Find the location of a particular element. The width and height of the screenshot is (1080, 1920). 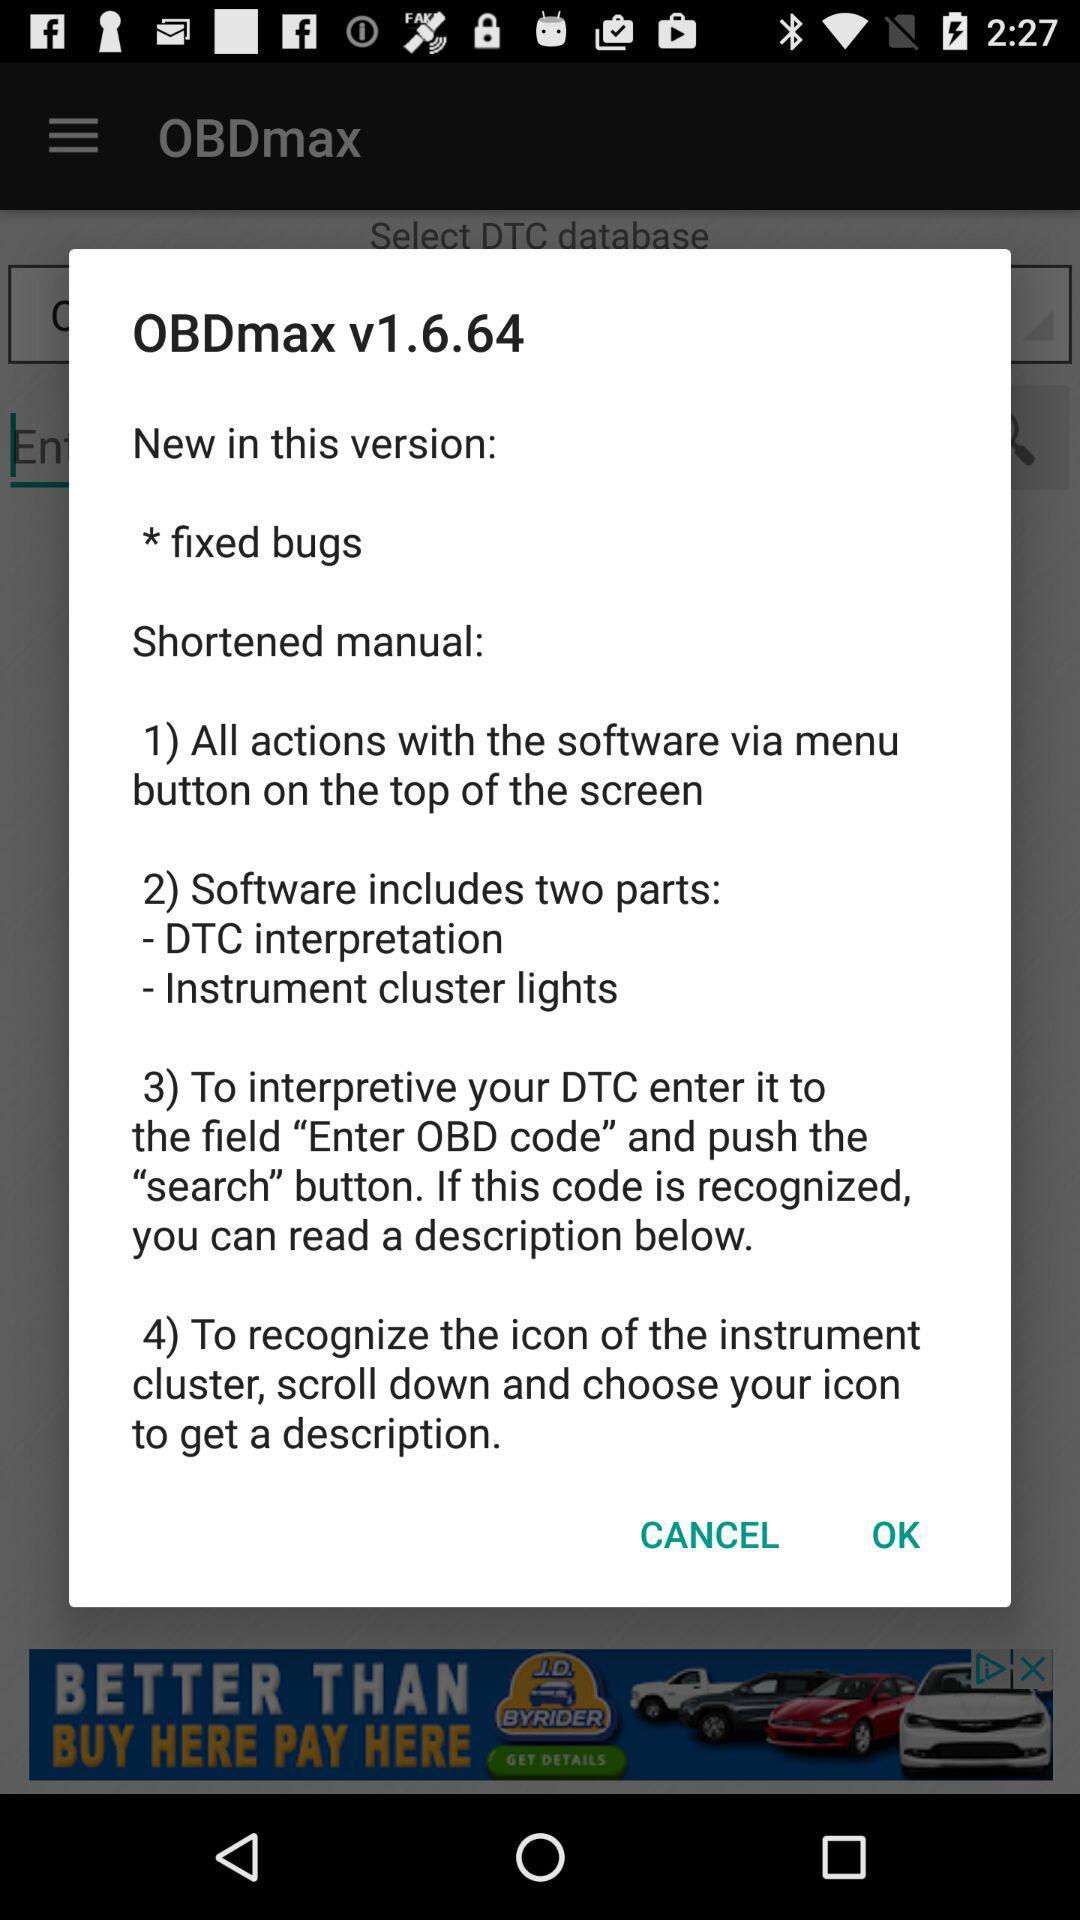

icon at the bottom right corner is located at coordinates (894, 1532).